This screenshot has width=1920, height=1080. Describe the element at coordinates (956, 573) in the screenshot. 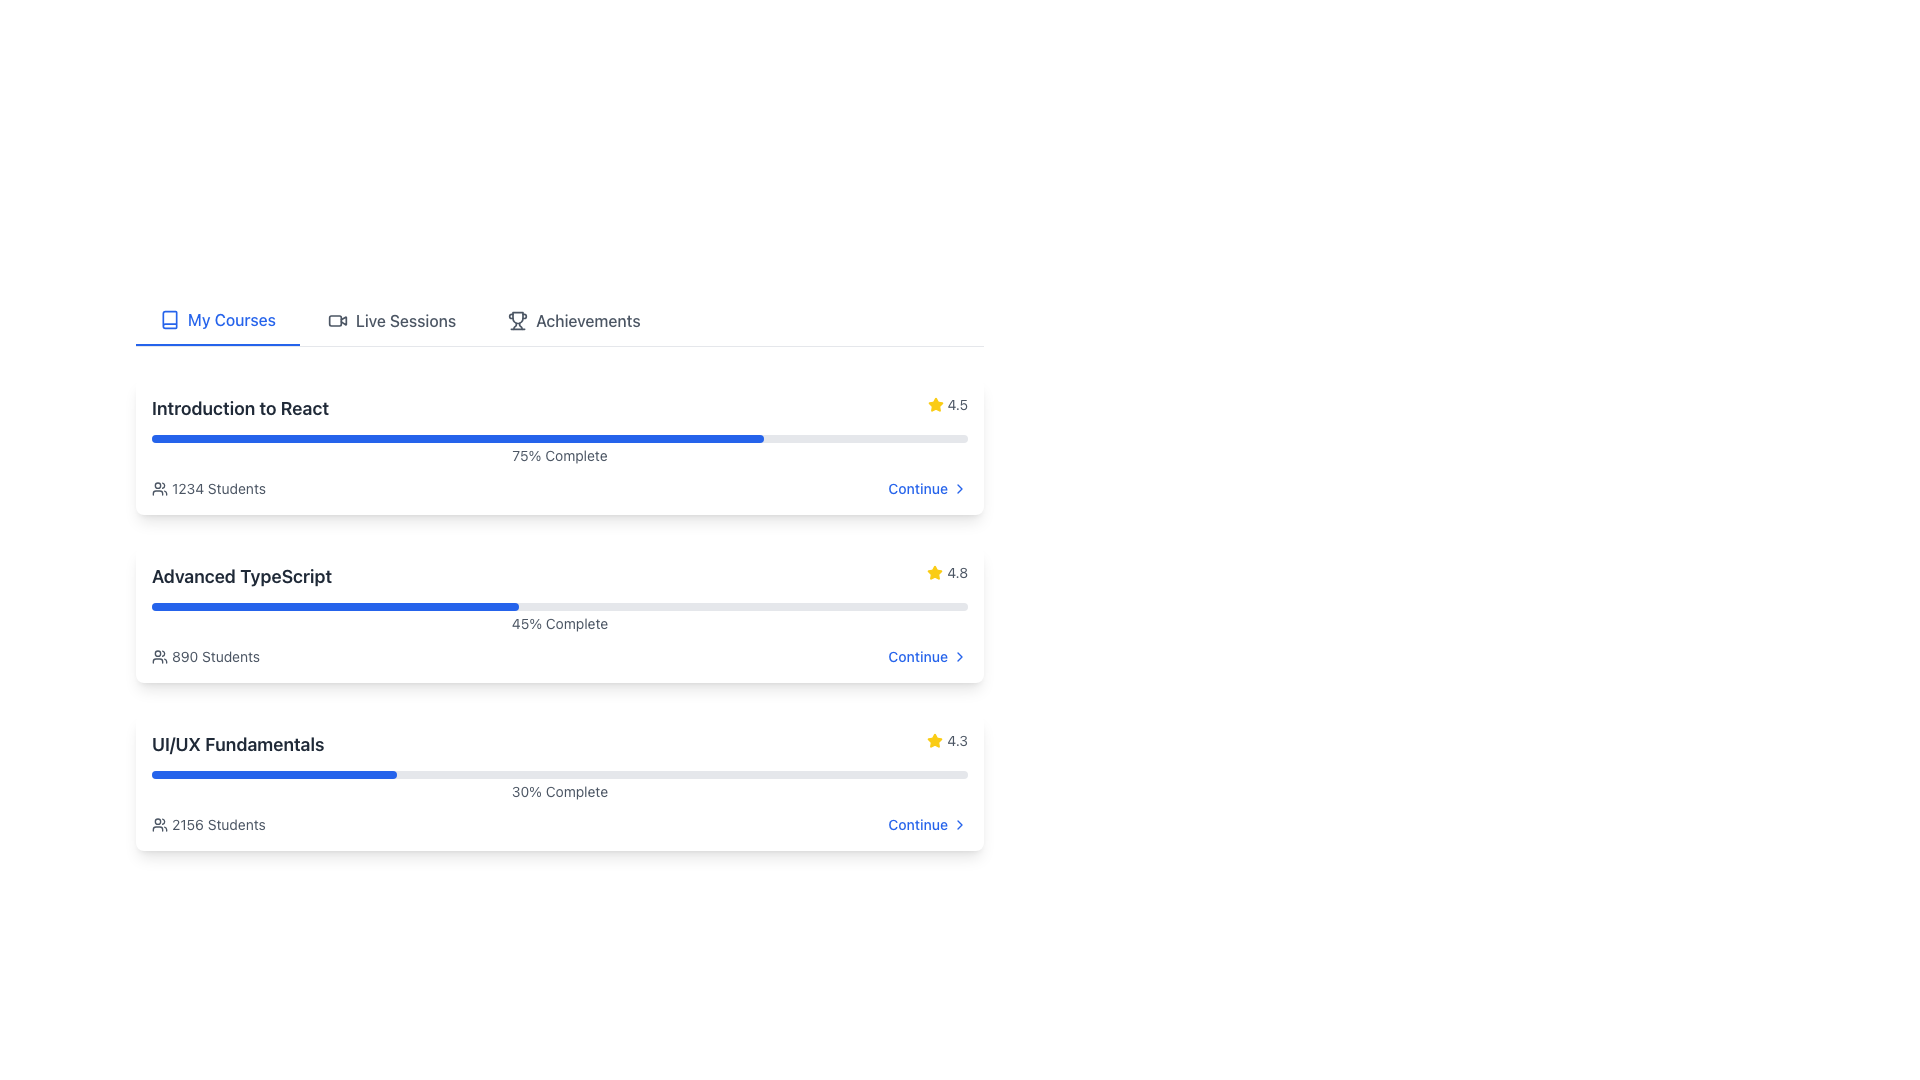

I see `the text label displaying the average rating of the 'Advanced TypeScript' course, located to the right of the star icon in the top-right corner of the course card` at that location.